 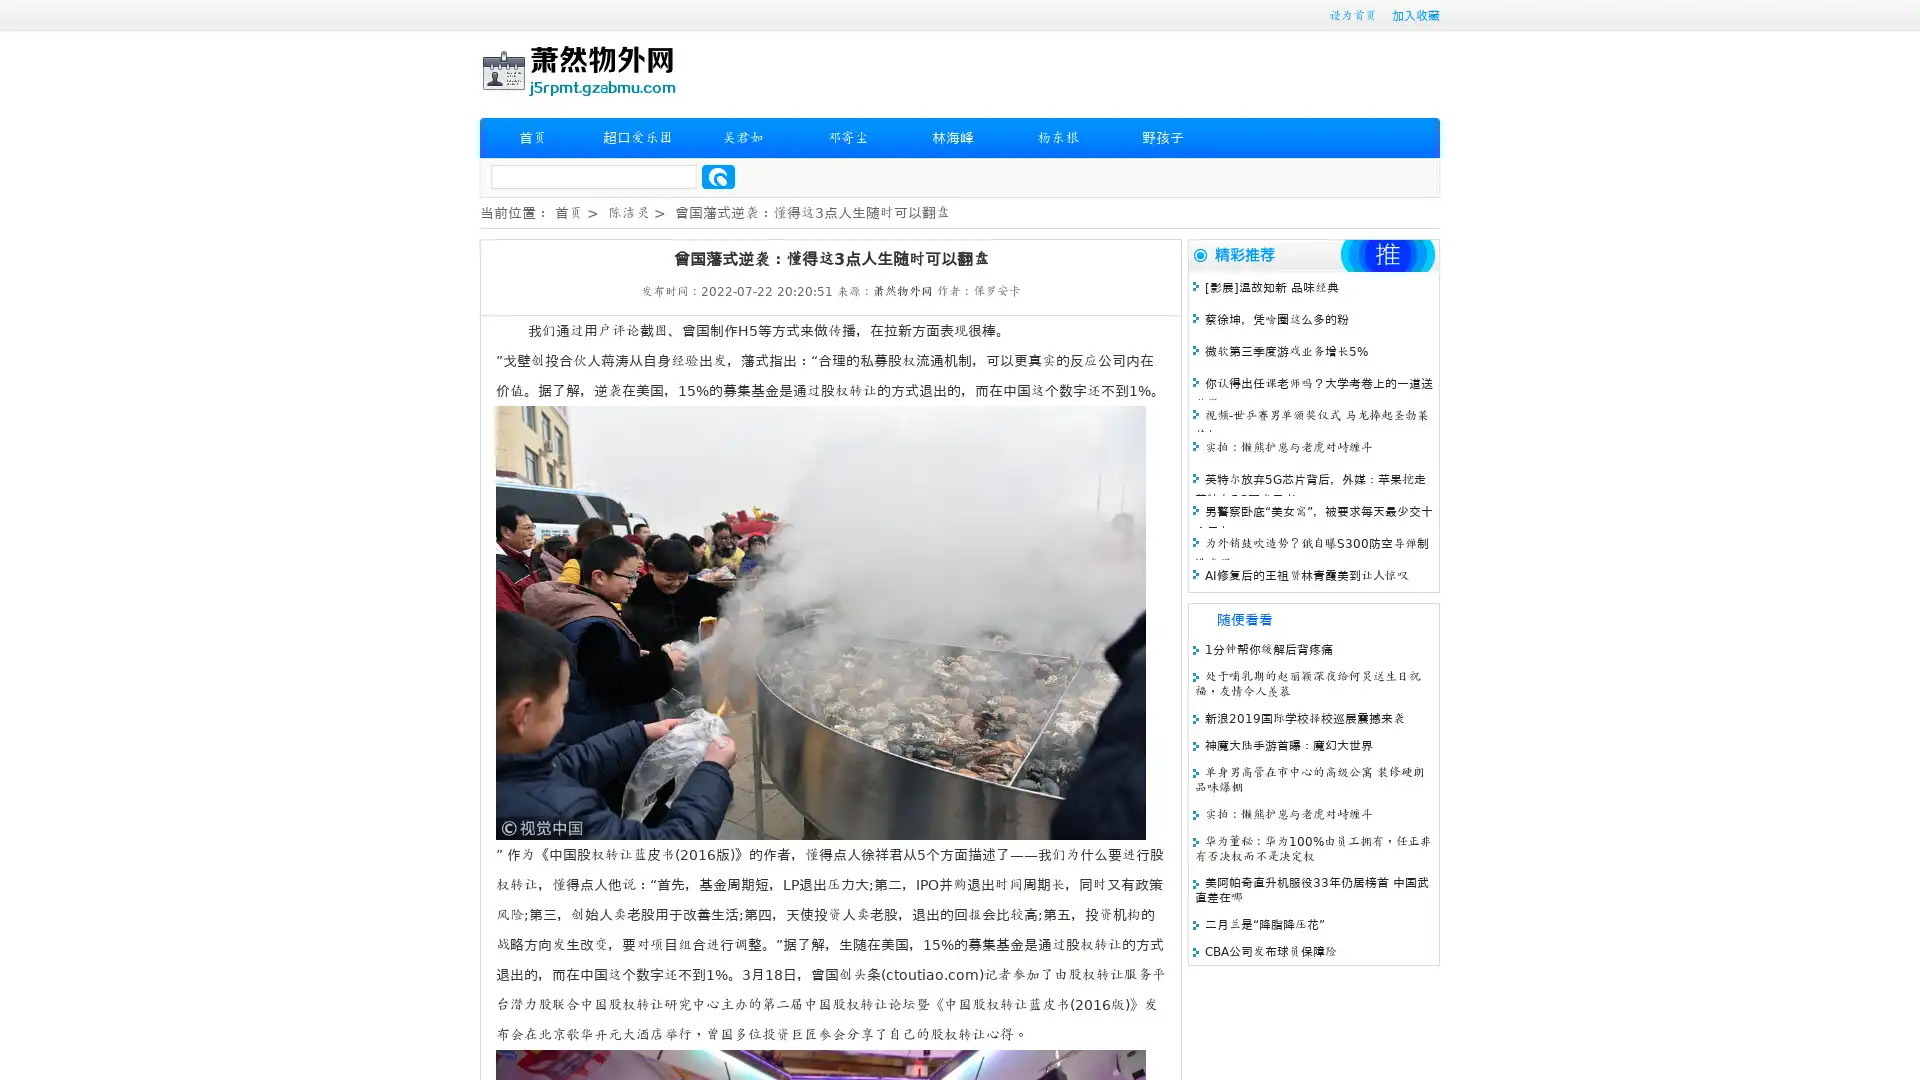 What do you see at coordinates (718, 176) in the screenshot?
I see `Search` at bounding box center [718, 176].